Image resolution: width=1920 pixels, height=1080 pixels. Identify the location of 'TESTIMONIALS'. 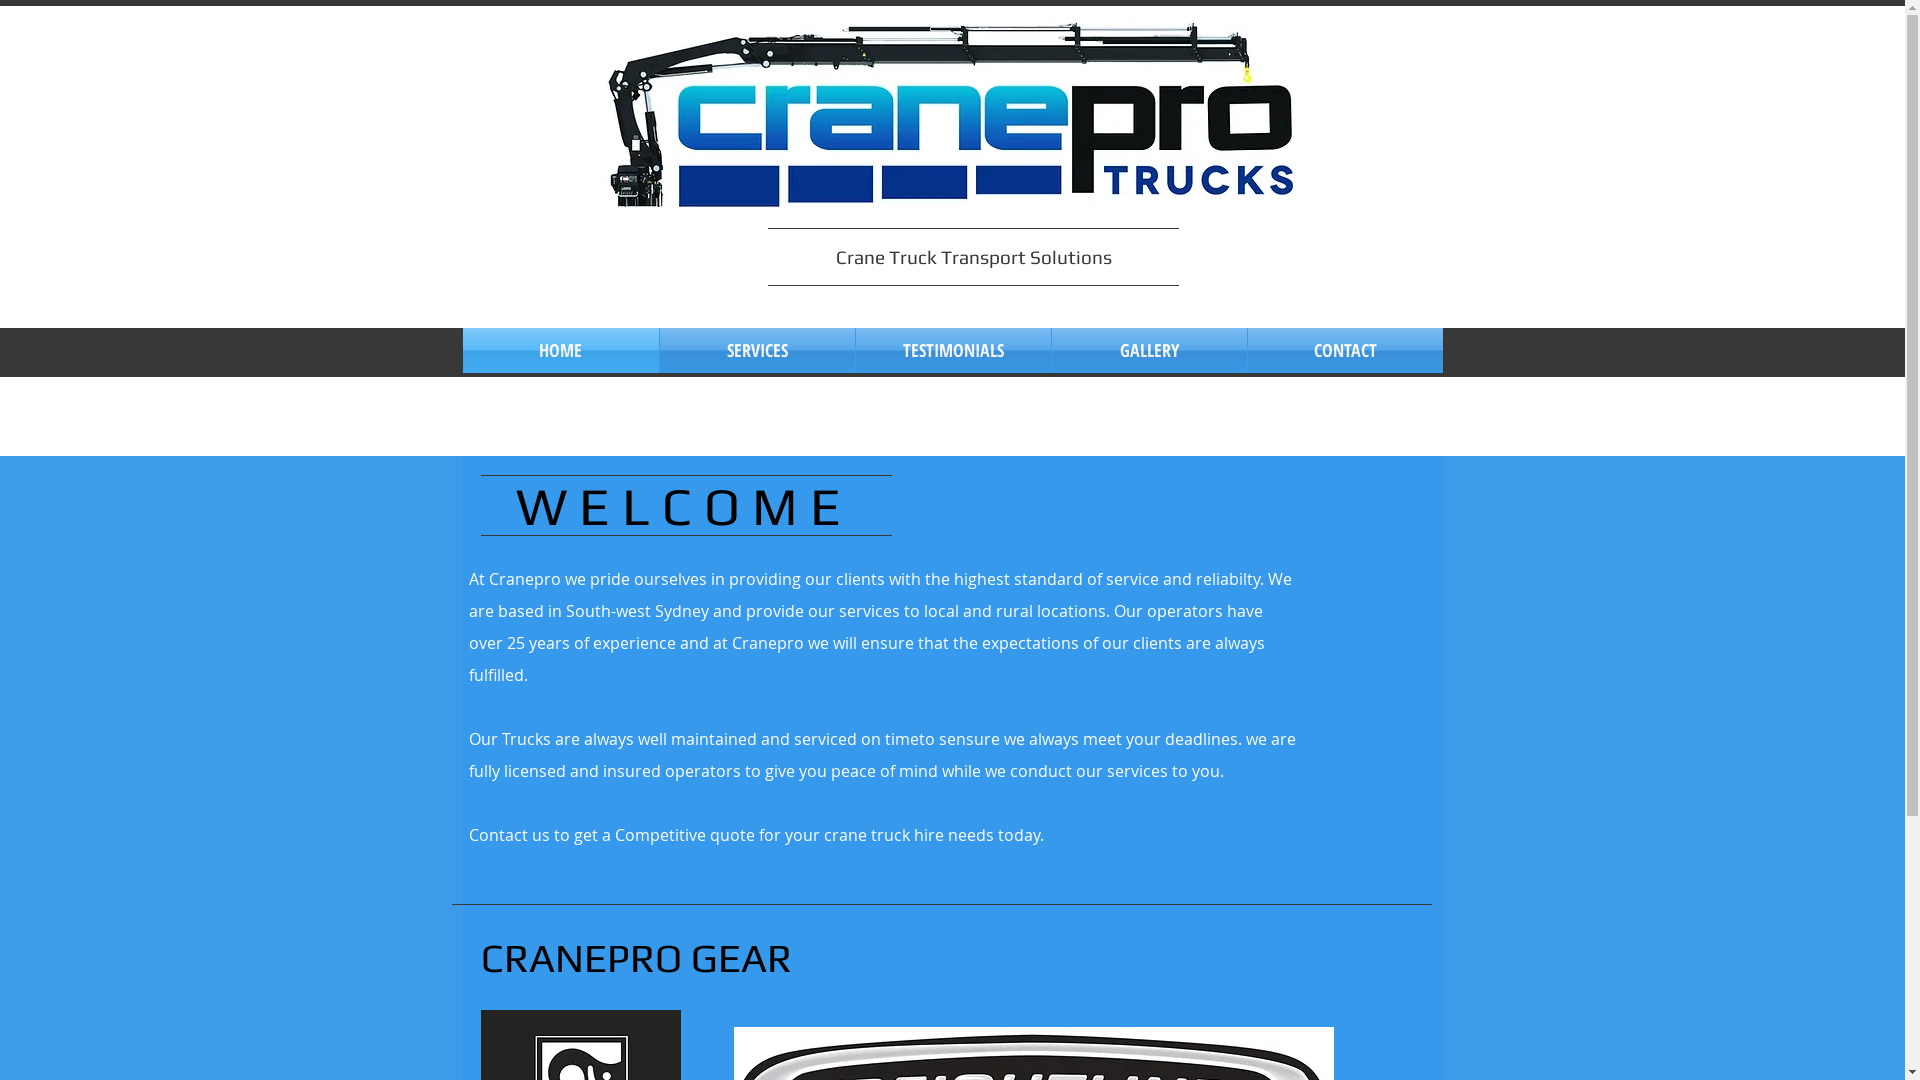
(952, 349).